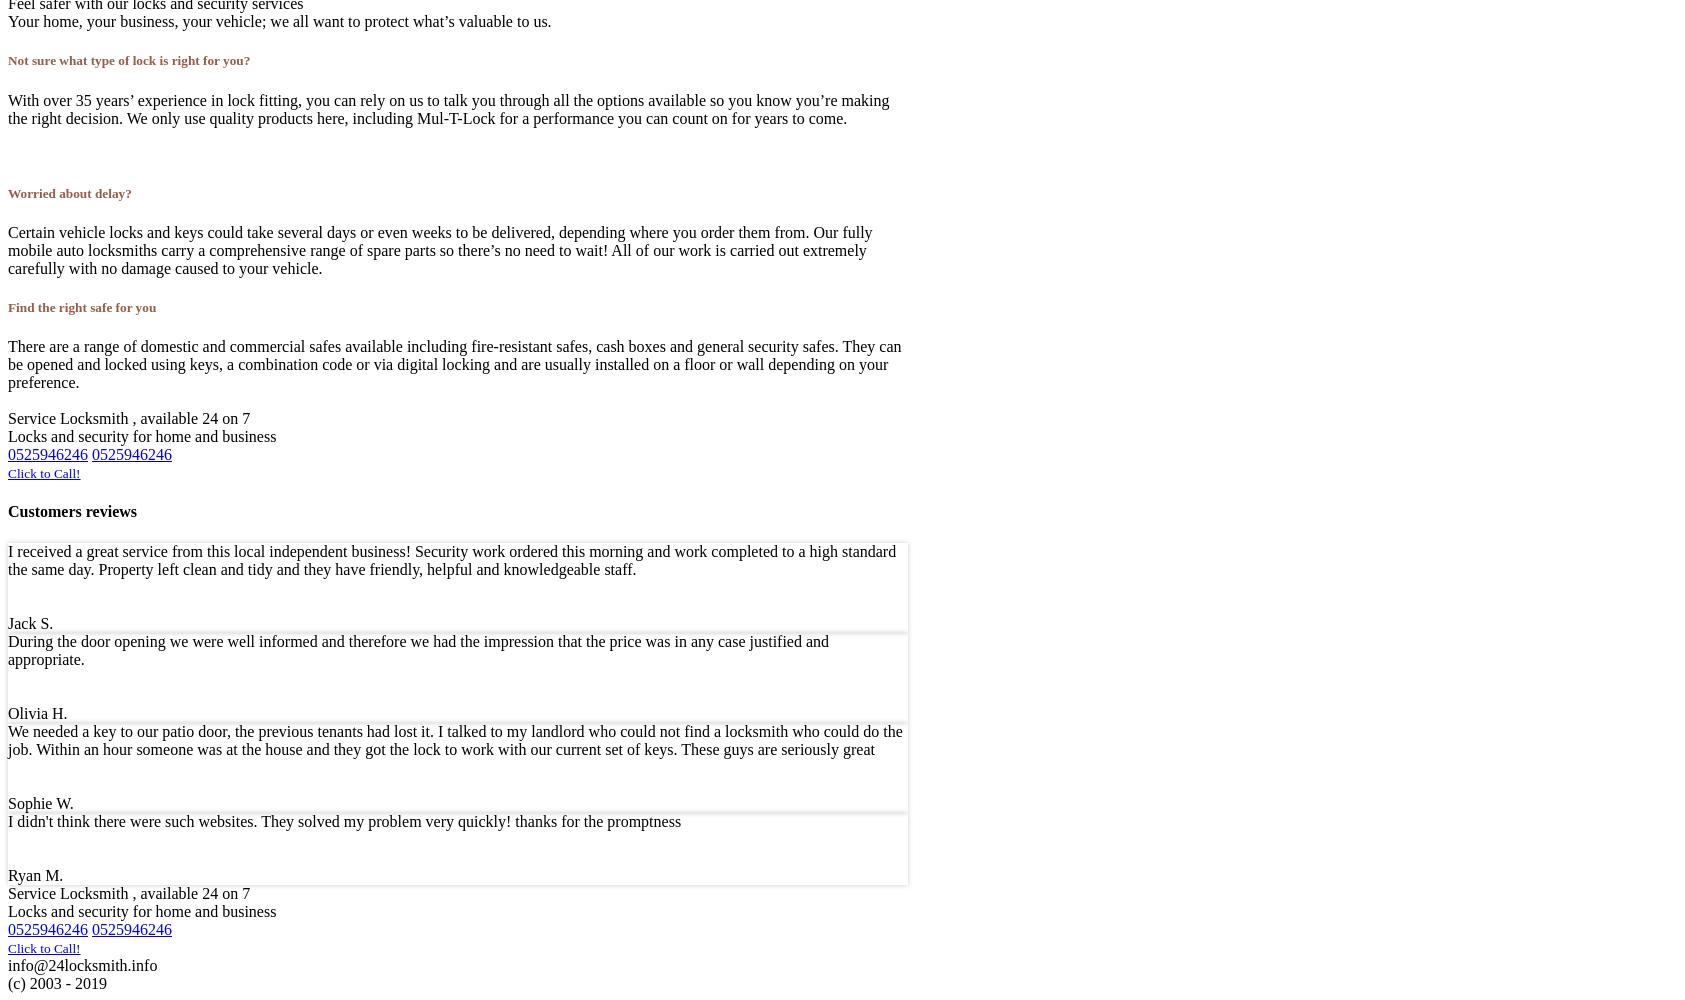 The image size is (1685, 1000). What do you see at coordinates (343, 819) in the screenshot?
I see `'I didn't think there were such websites. They solved my problem very quickly! thanks for the promptness'` at bounding box center [343, 819].